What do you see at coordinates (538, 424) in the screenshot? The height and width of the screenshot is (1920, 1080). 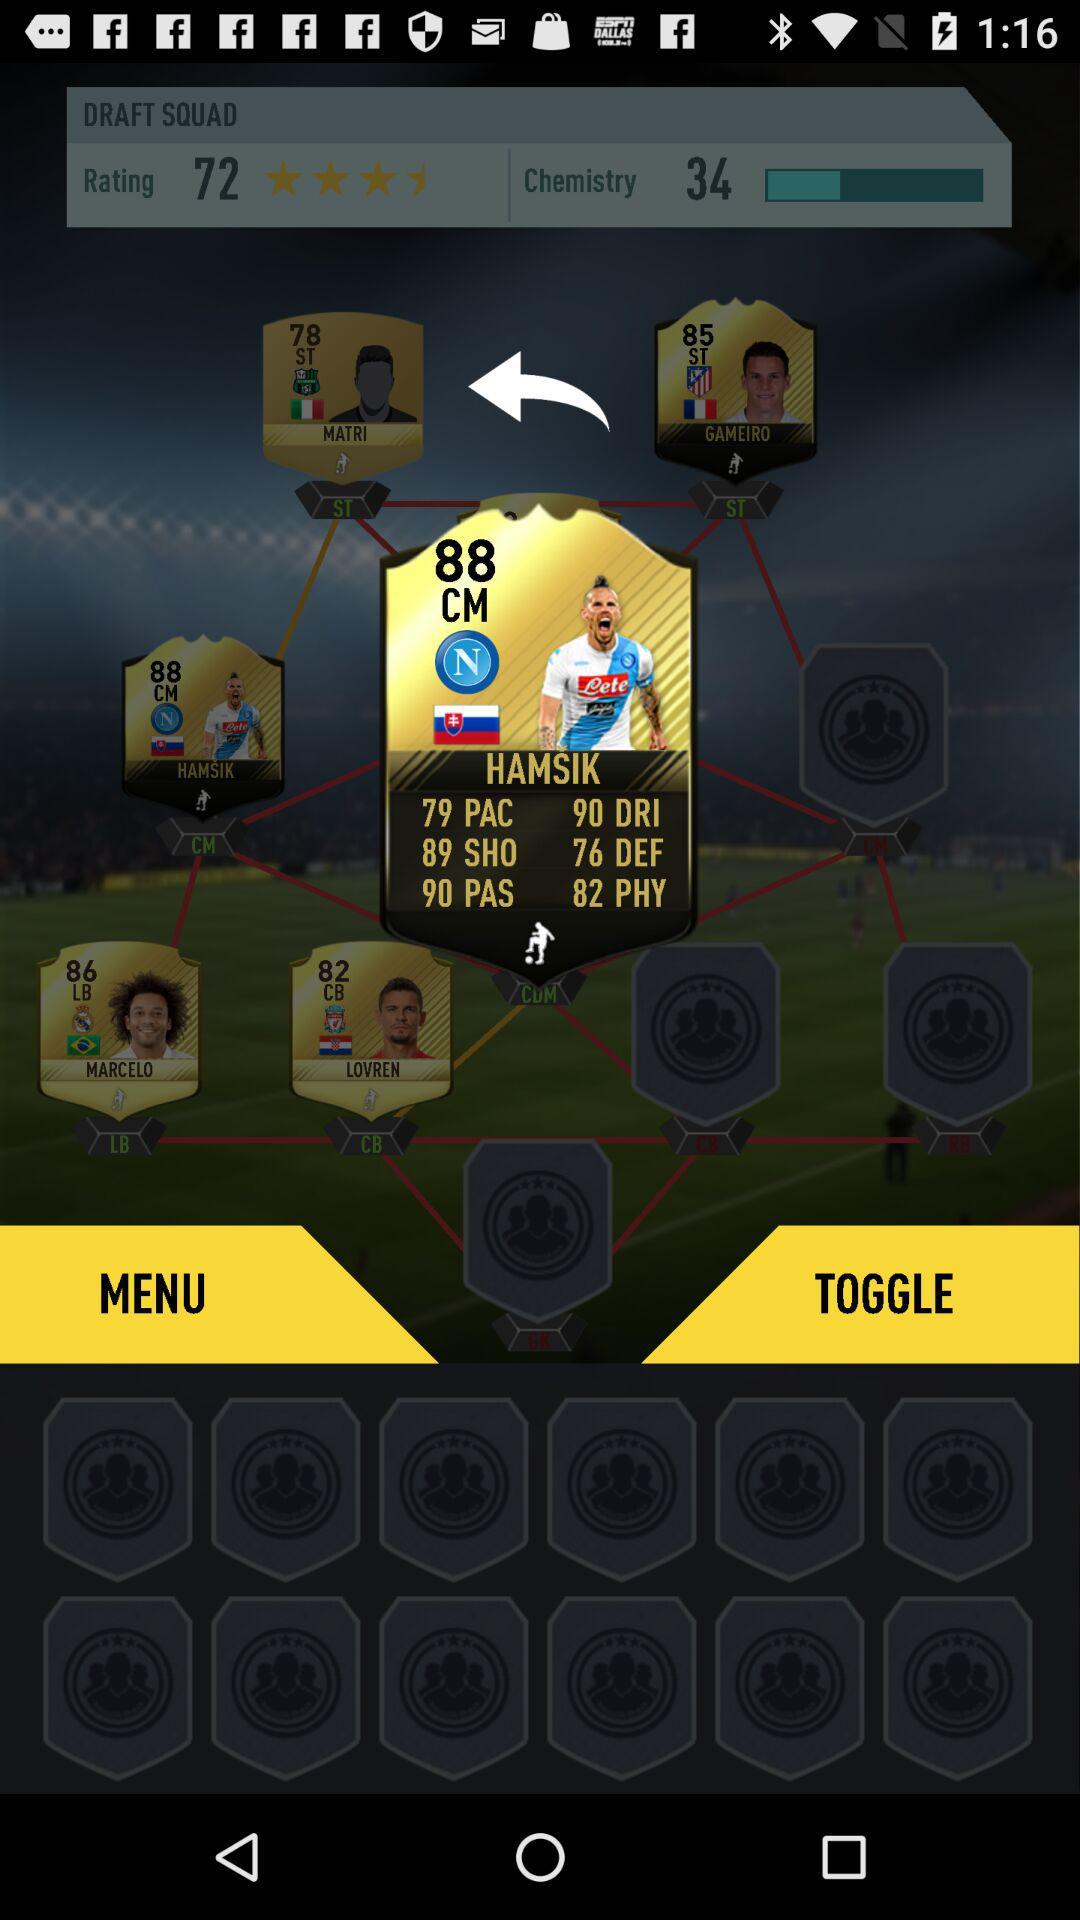 I see `the reply icon` at bounding box center [538, 424].